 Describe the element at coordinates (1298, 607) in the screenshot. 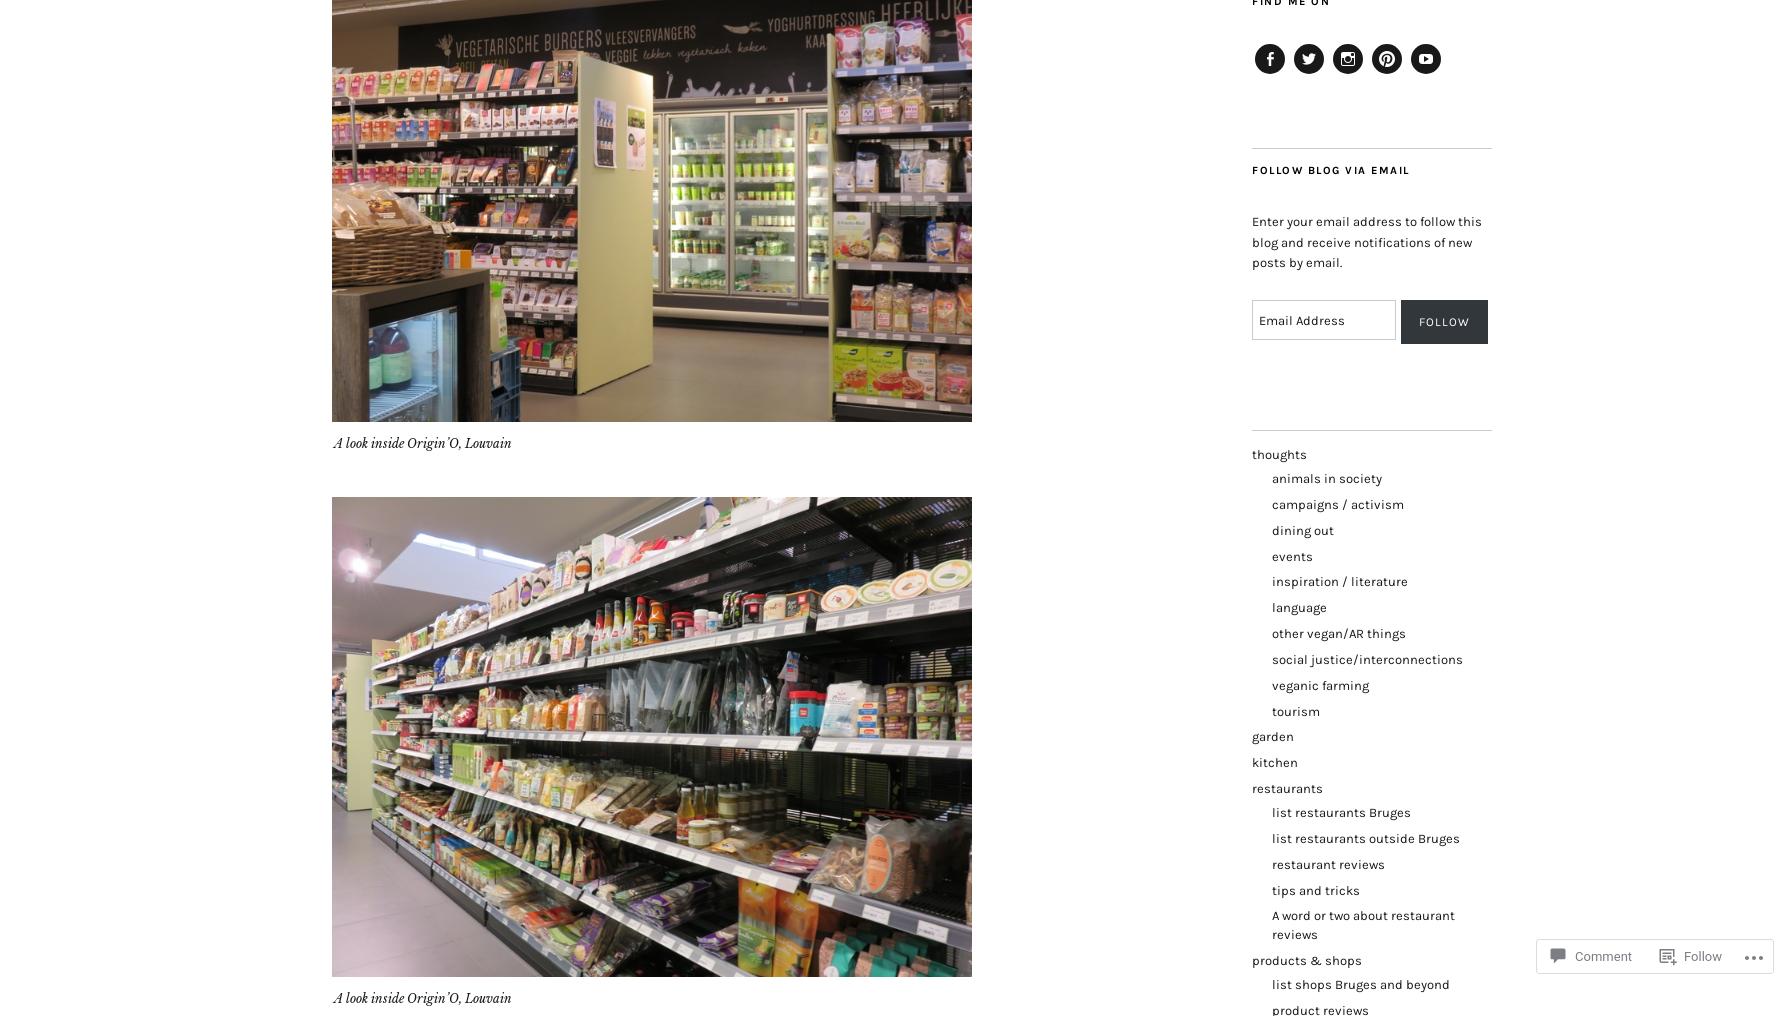

I see `'language'` at that location.